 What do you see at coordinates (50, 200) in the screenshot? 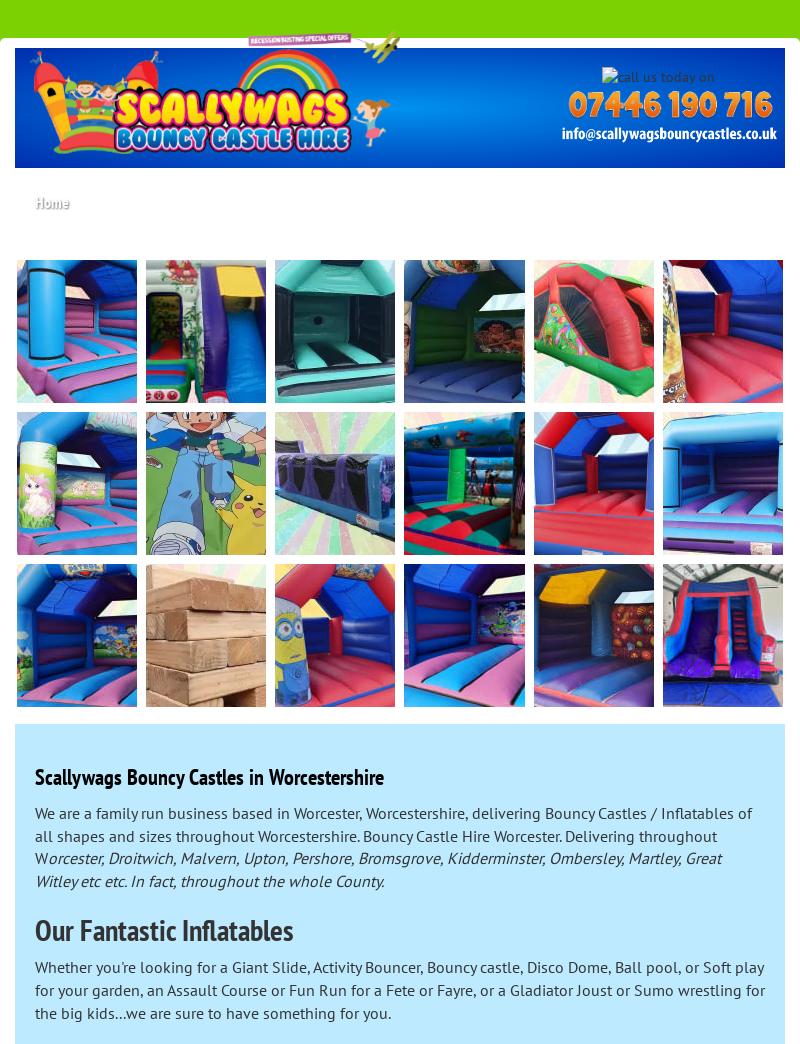
I see `'Home'` at bounding box center [50, 200].